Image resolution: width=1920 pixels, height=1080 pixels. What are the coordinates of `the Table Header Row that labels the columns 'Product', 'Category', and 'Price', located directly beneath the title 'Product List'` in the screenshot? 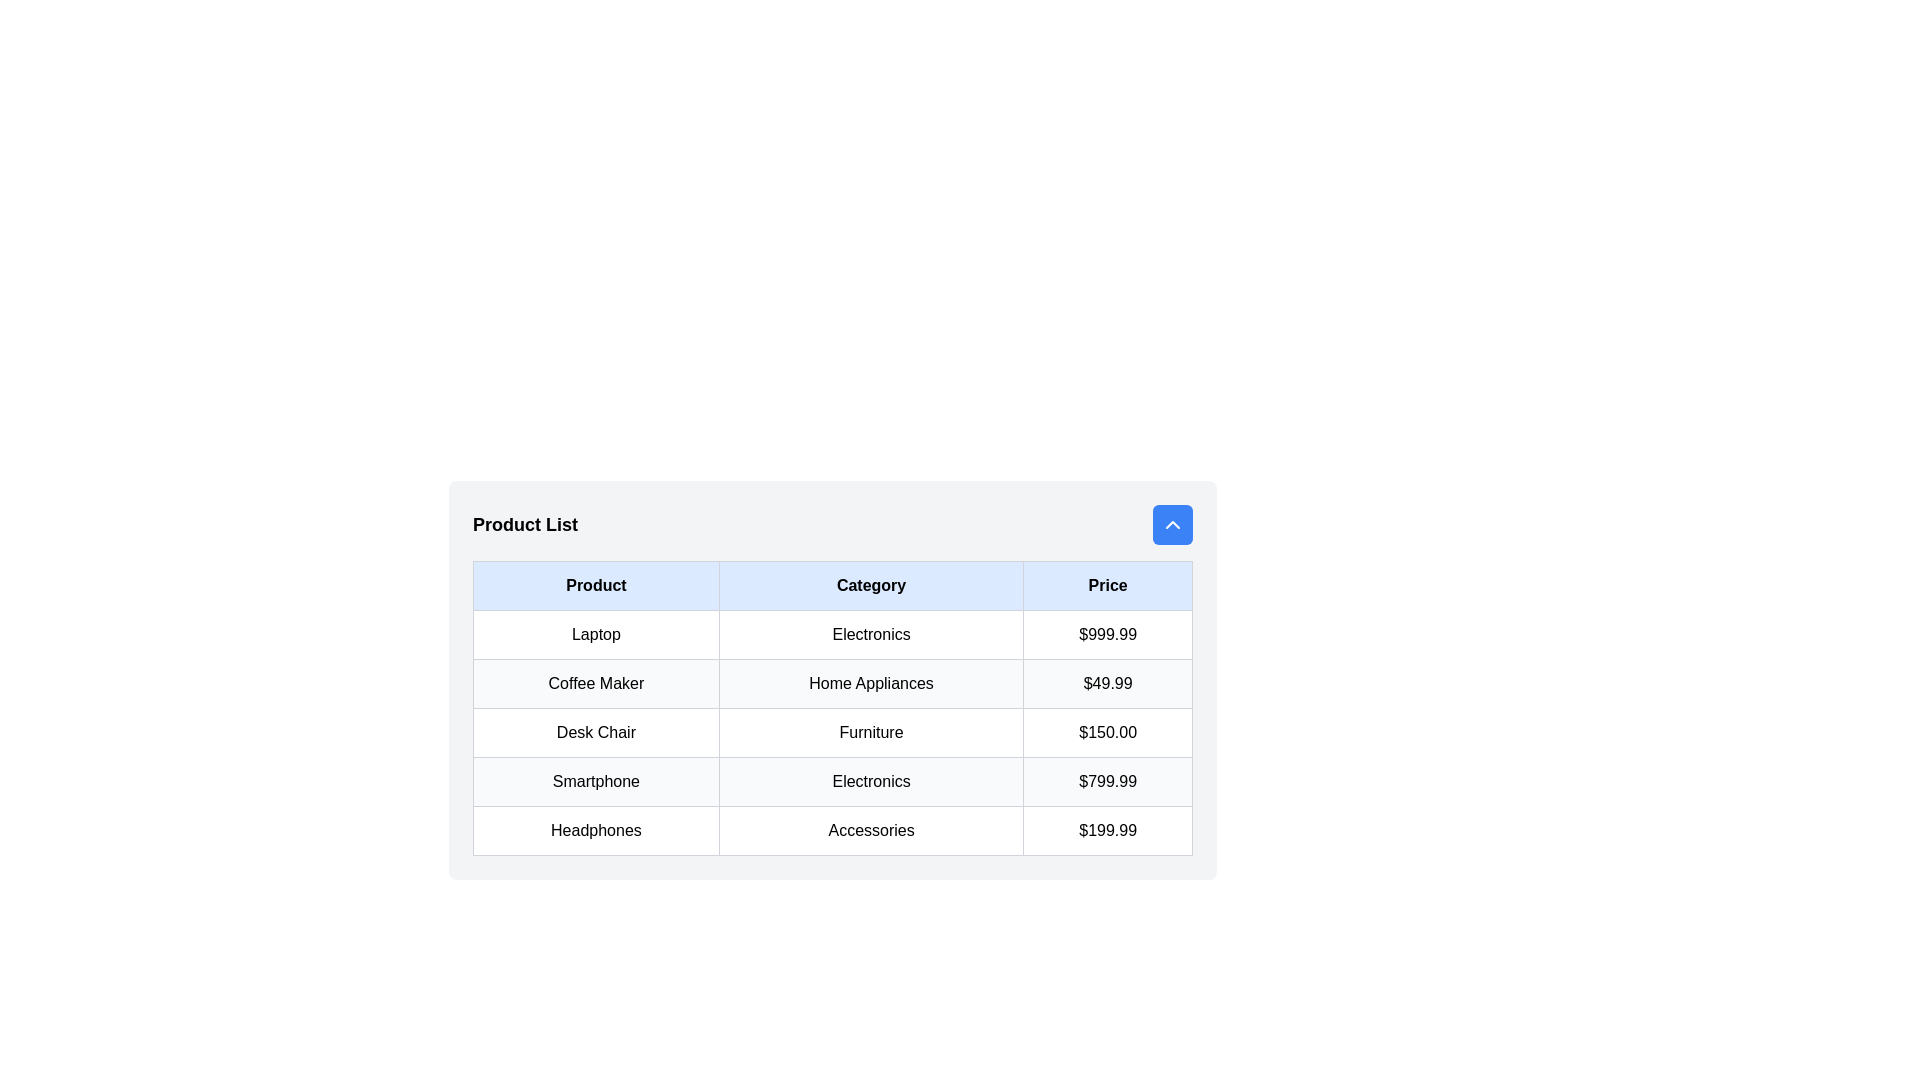 It's located at (833, 585).